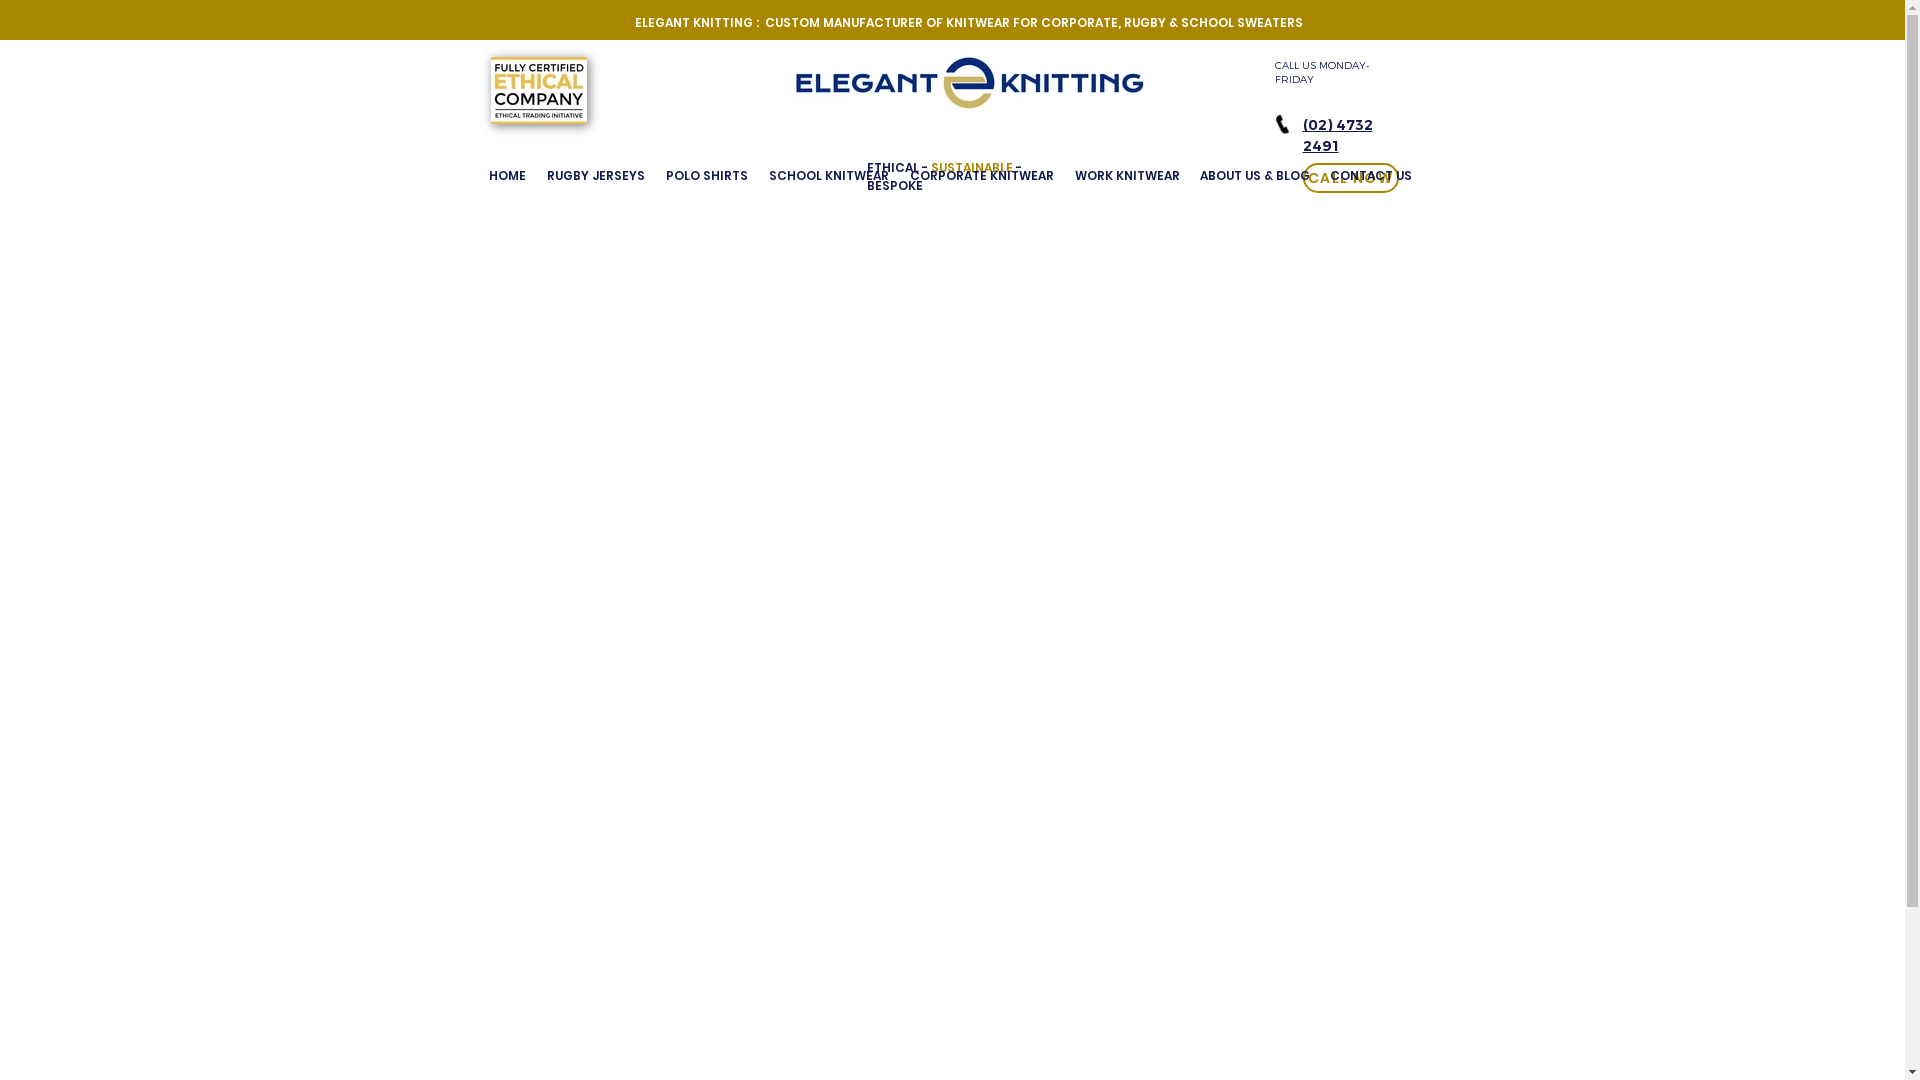 The height and width of the screenshot is (1080, 1920). Describe the element at coordinates (707, 175) in the screenshot. I see `'POLO SHIRTS'` at that location.